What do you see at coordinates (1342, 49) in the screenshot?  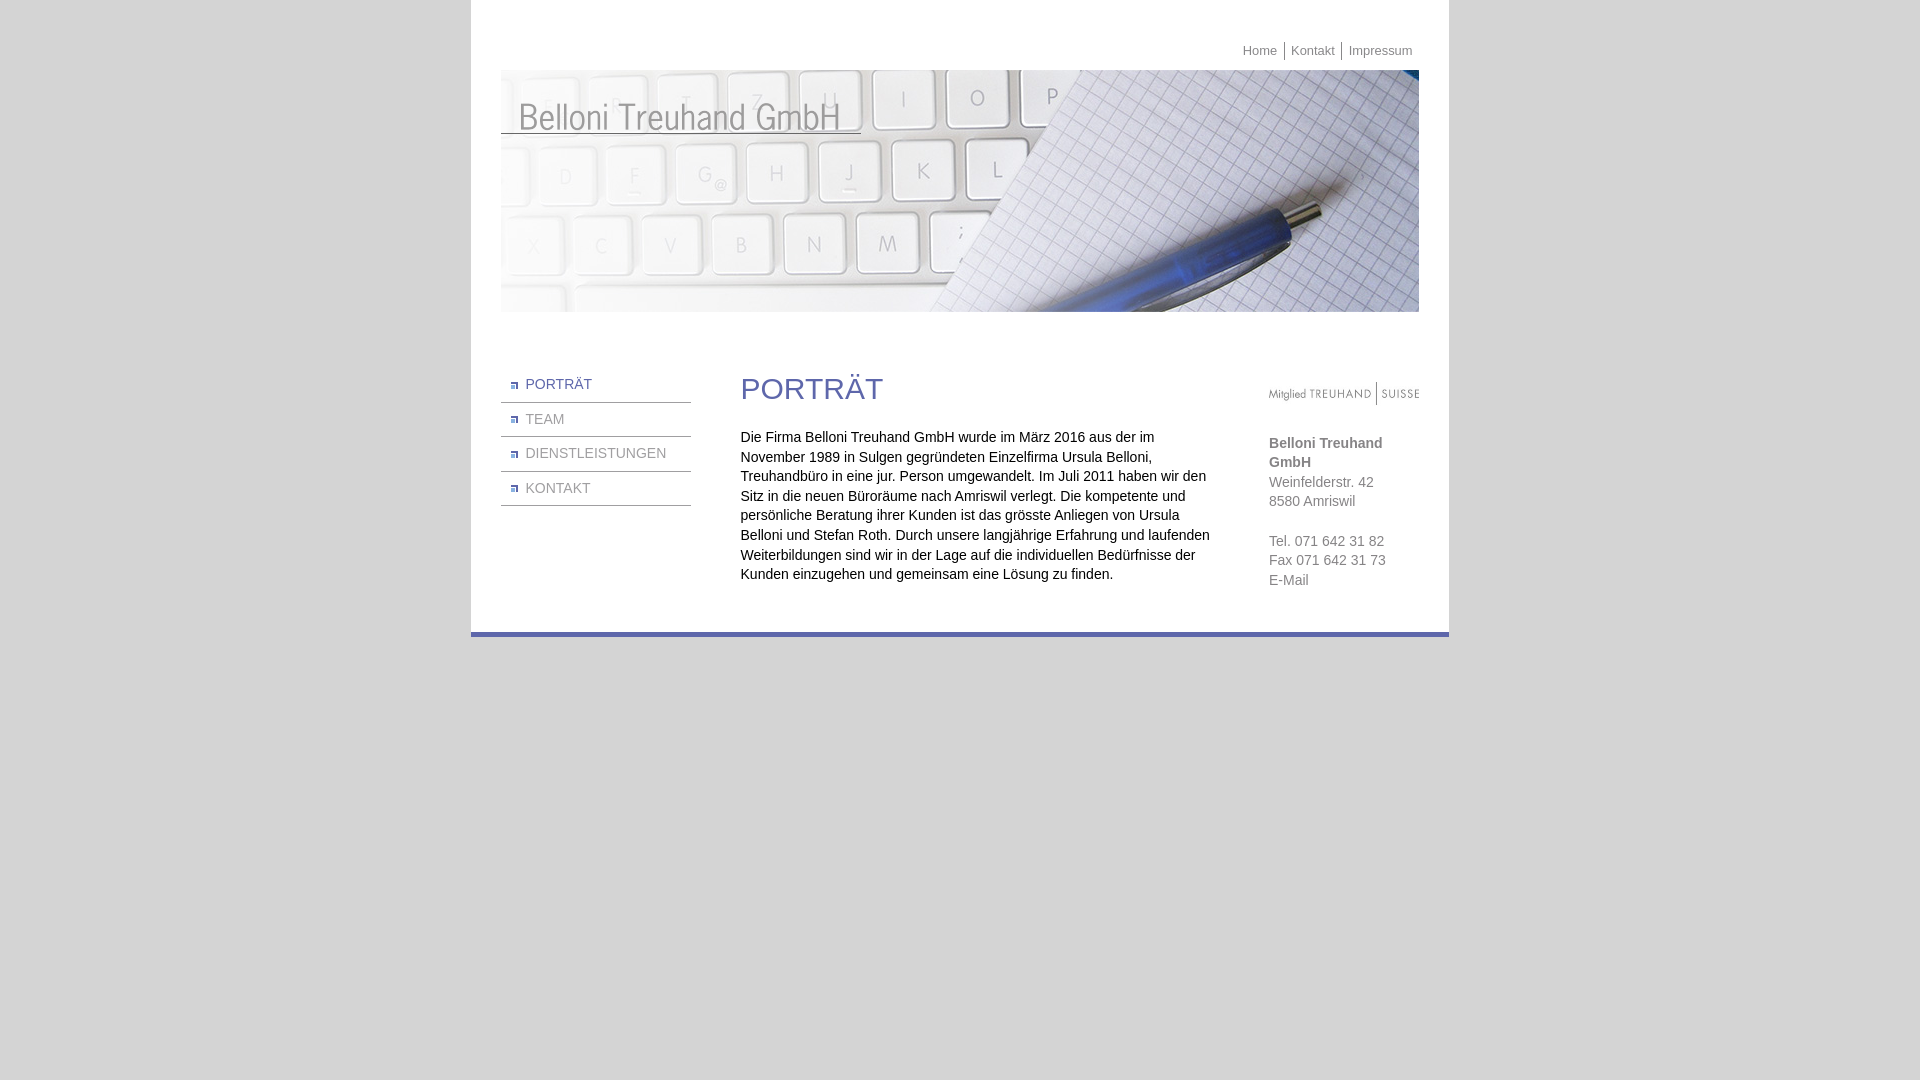 I see `'Impressum'` at bounding box center [1342, 49].